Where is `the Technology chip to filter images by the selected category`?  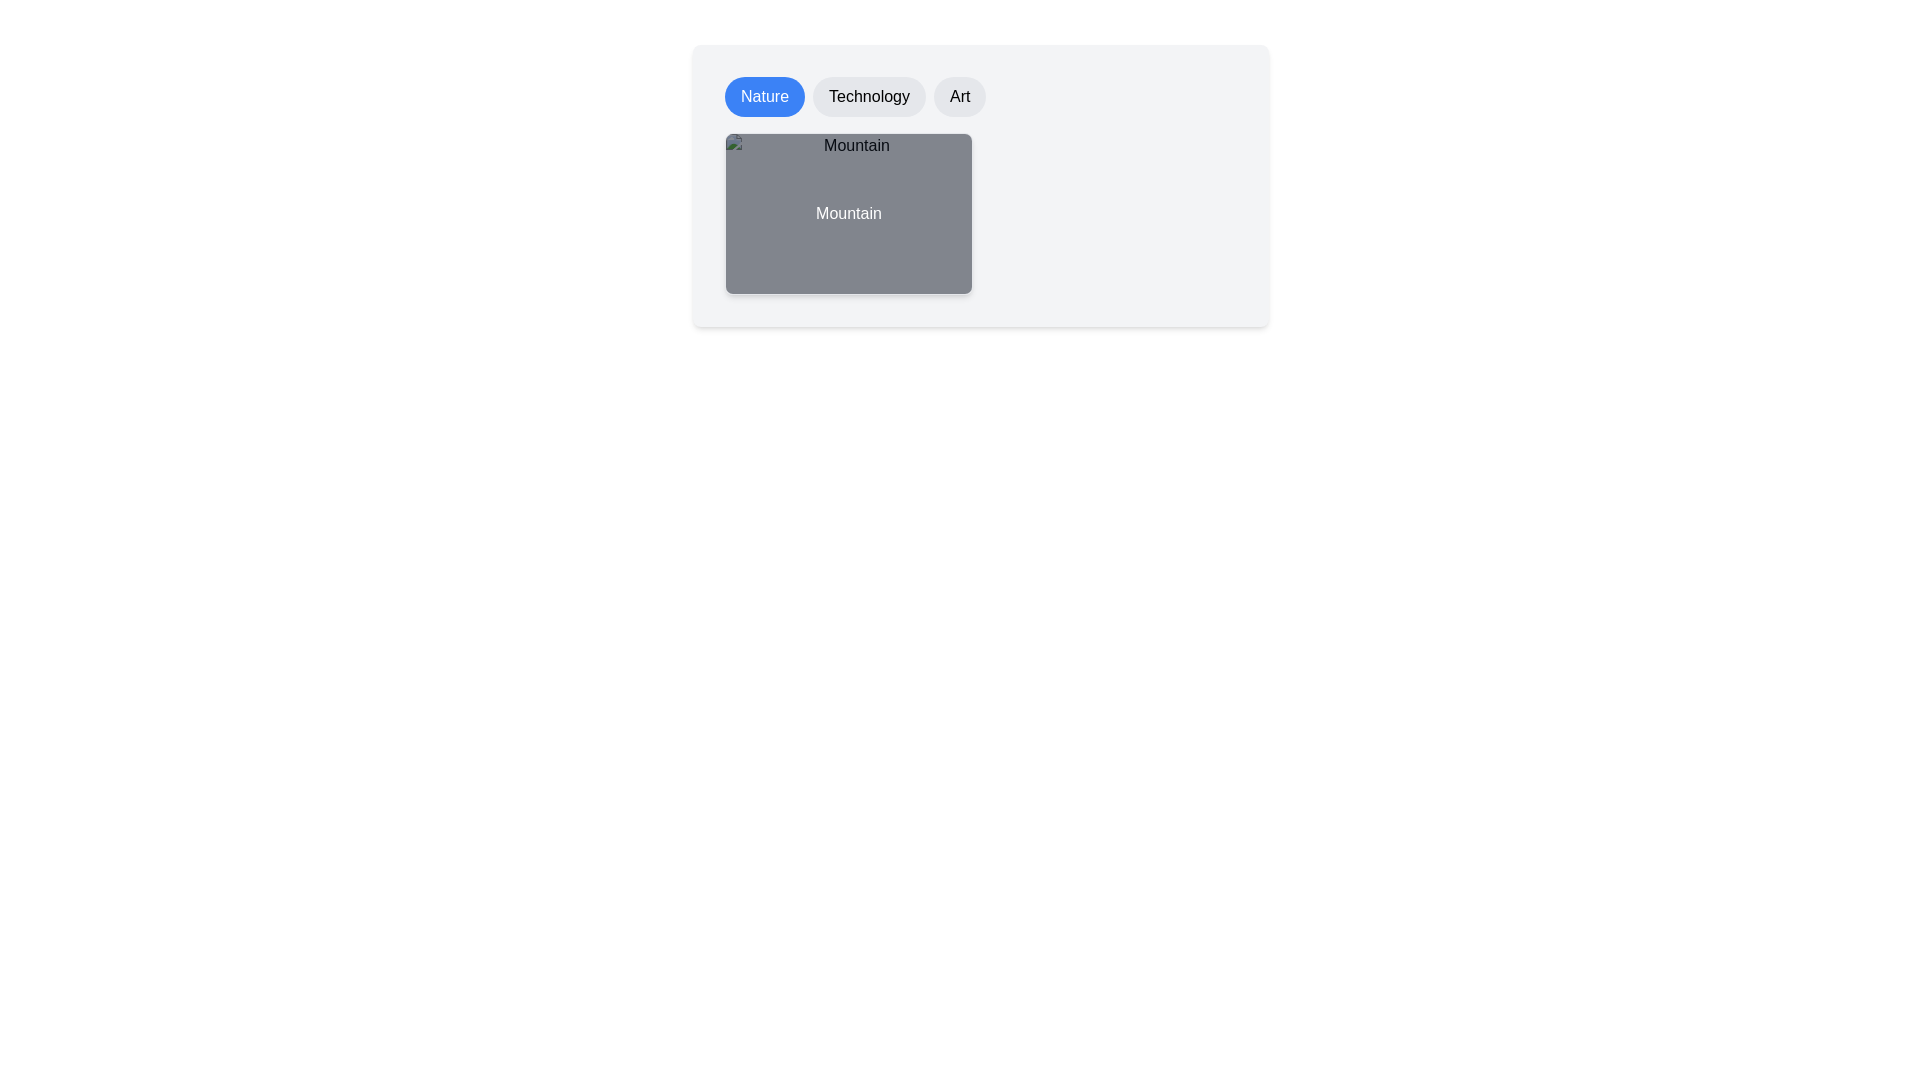 the Technology chip to filter images by the selected category is located at coordinates (869, 96).